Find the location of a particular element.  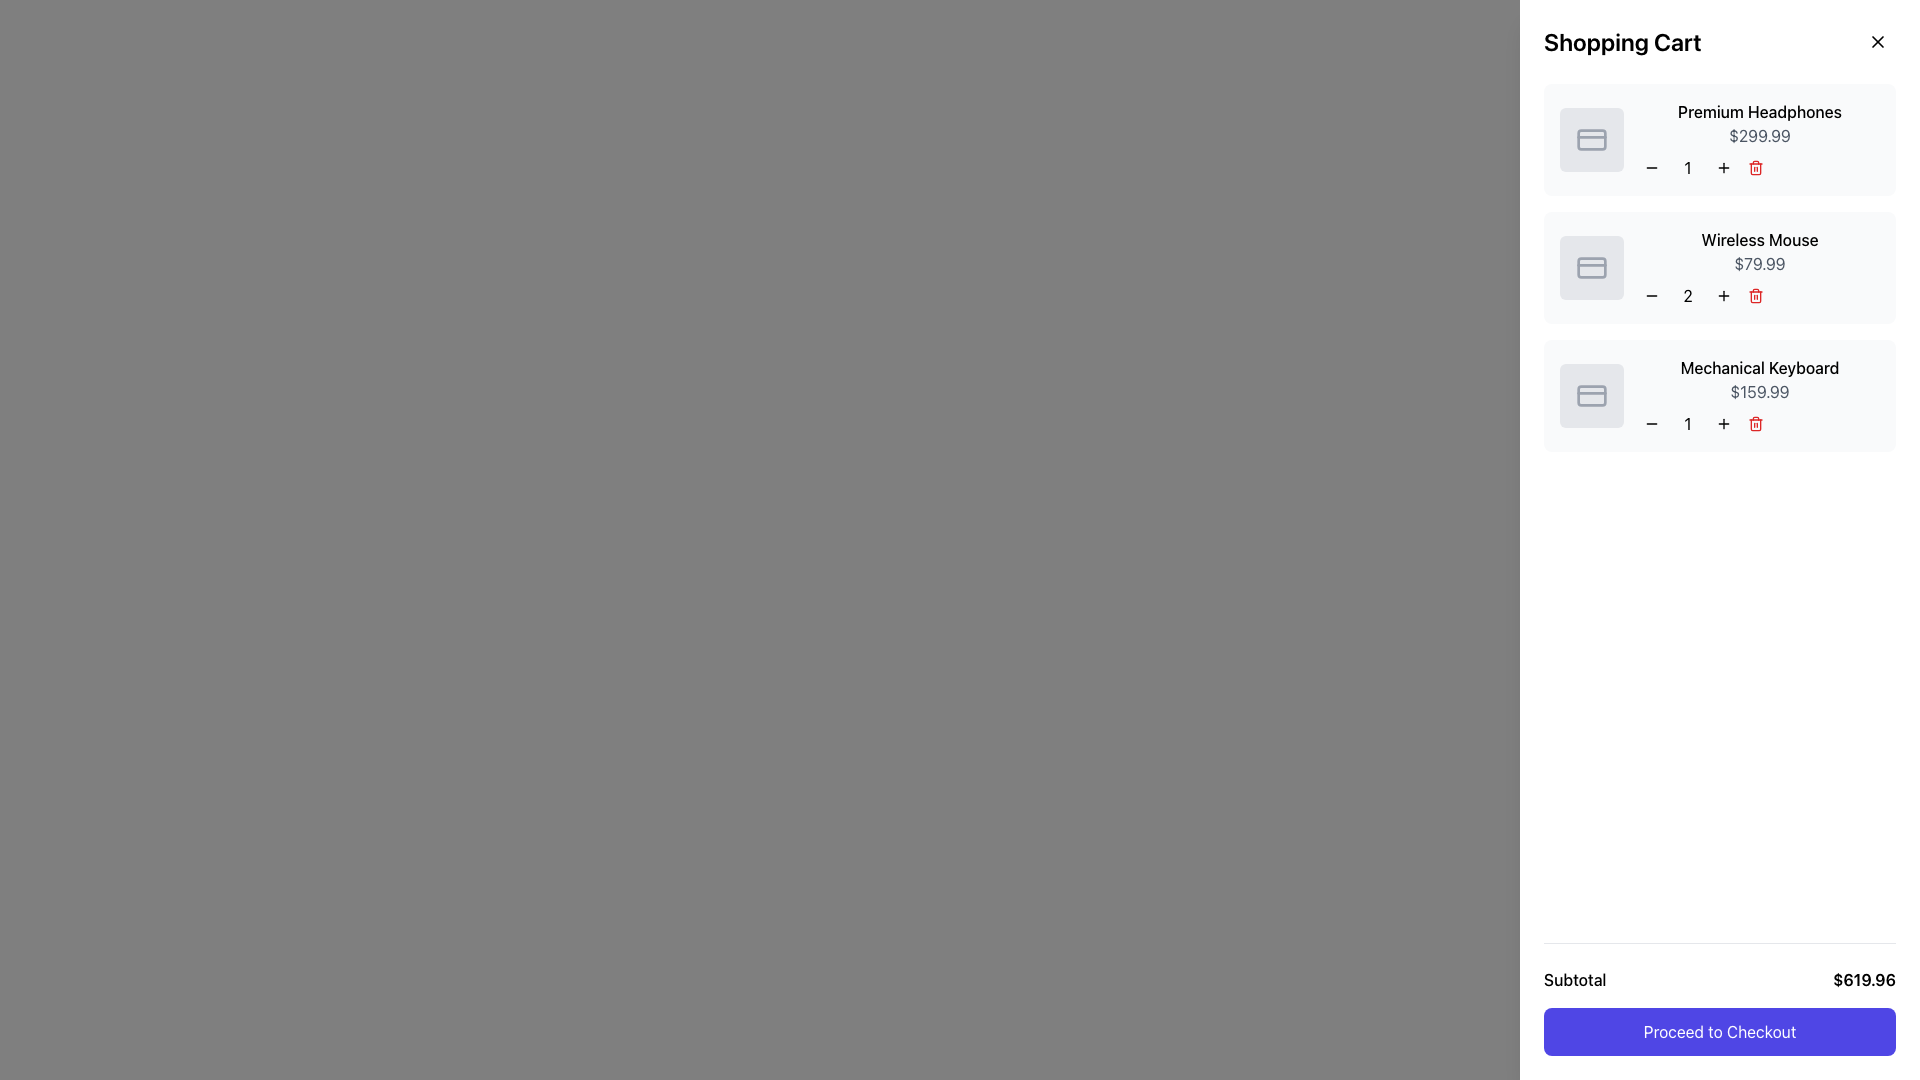

the delete icon button located to the right of the Wireless Mouse item in the shopping cart is located at coordinates (1755, 296).